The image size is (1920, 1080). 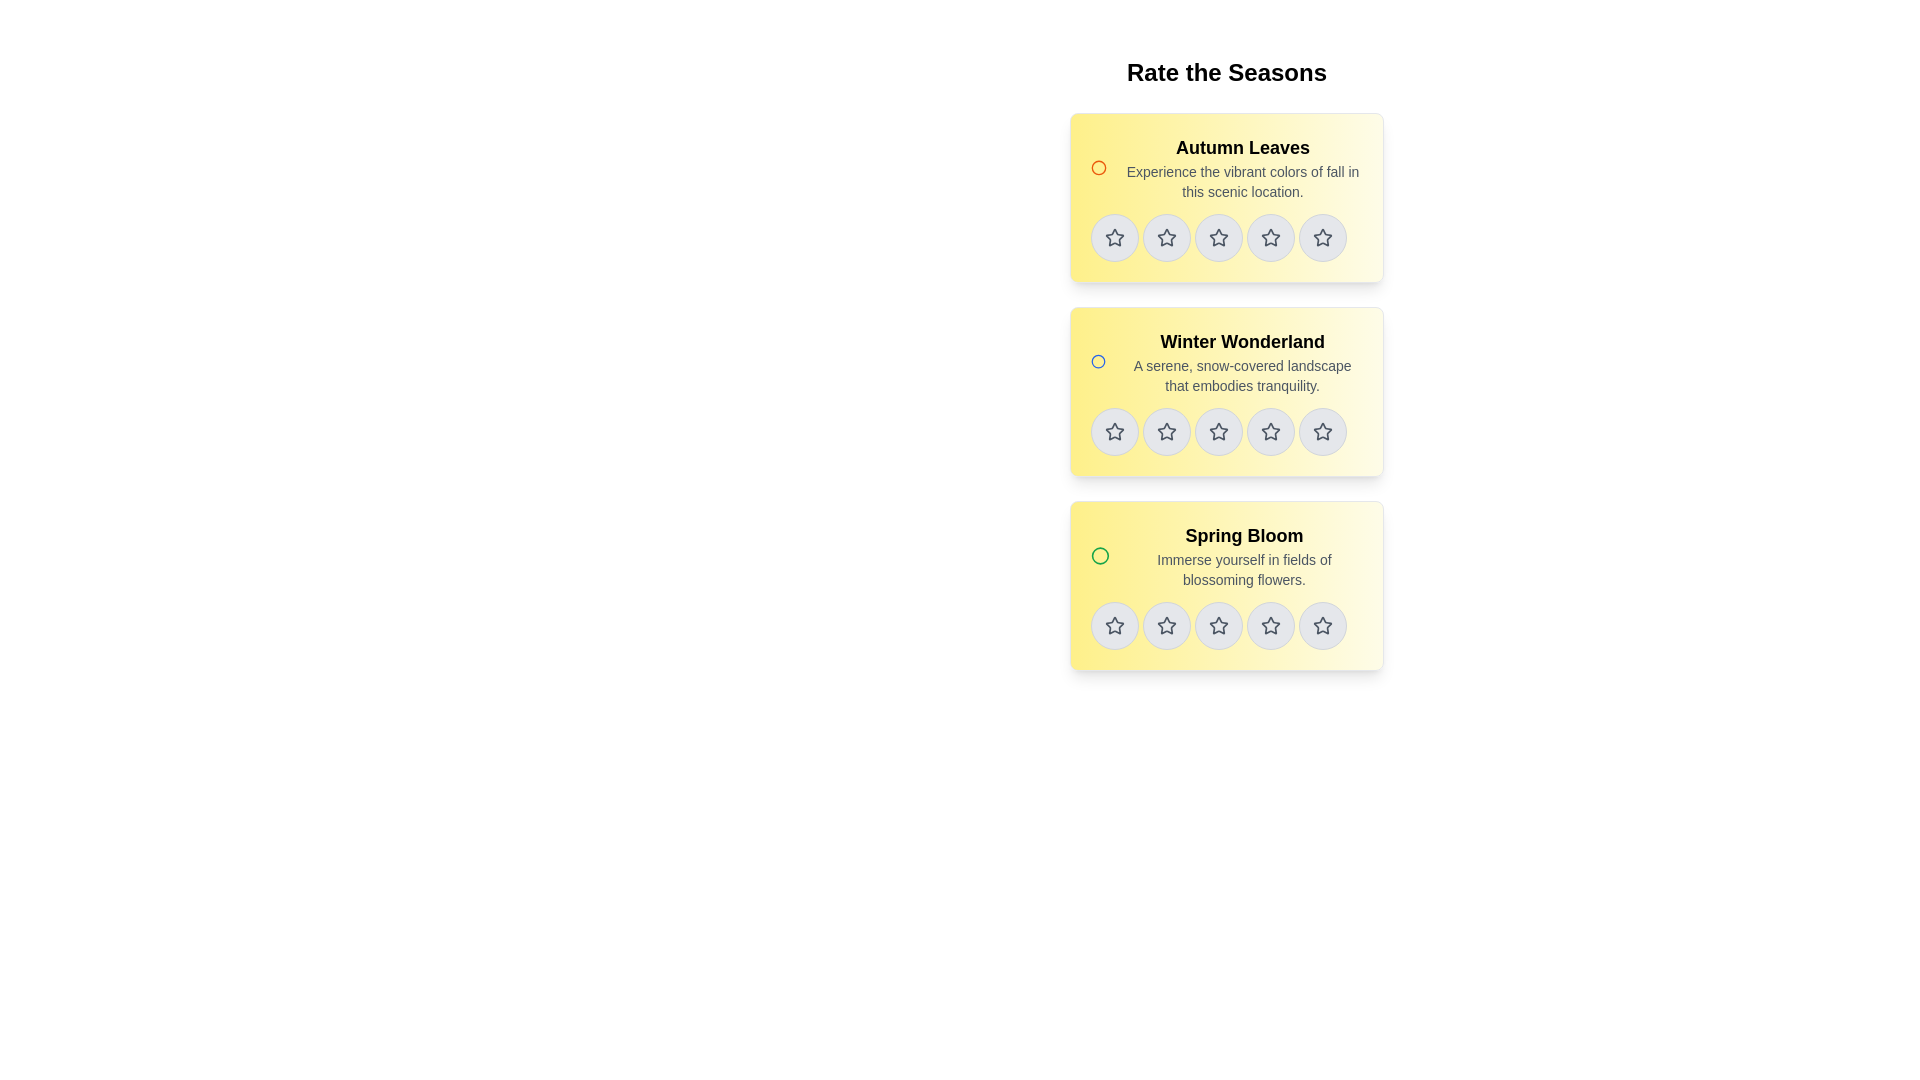 I want to click on the third circular icon button with a hollow star outline in dark gray, located at the bottom of the 'Spring Bloom' card, so click(x=1218, y=624).